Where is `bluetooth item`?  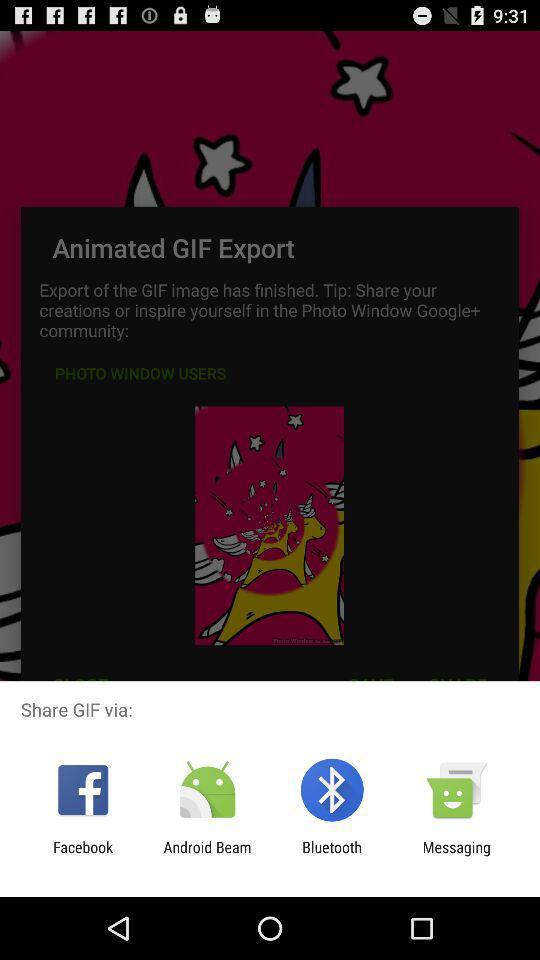
bluetooth item is located at coordinates (332, 855).